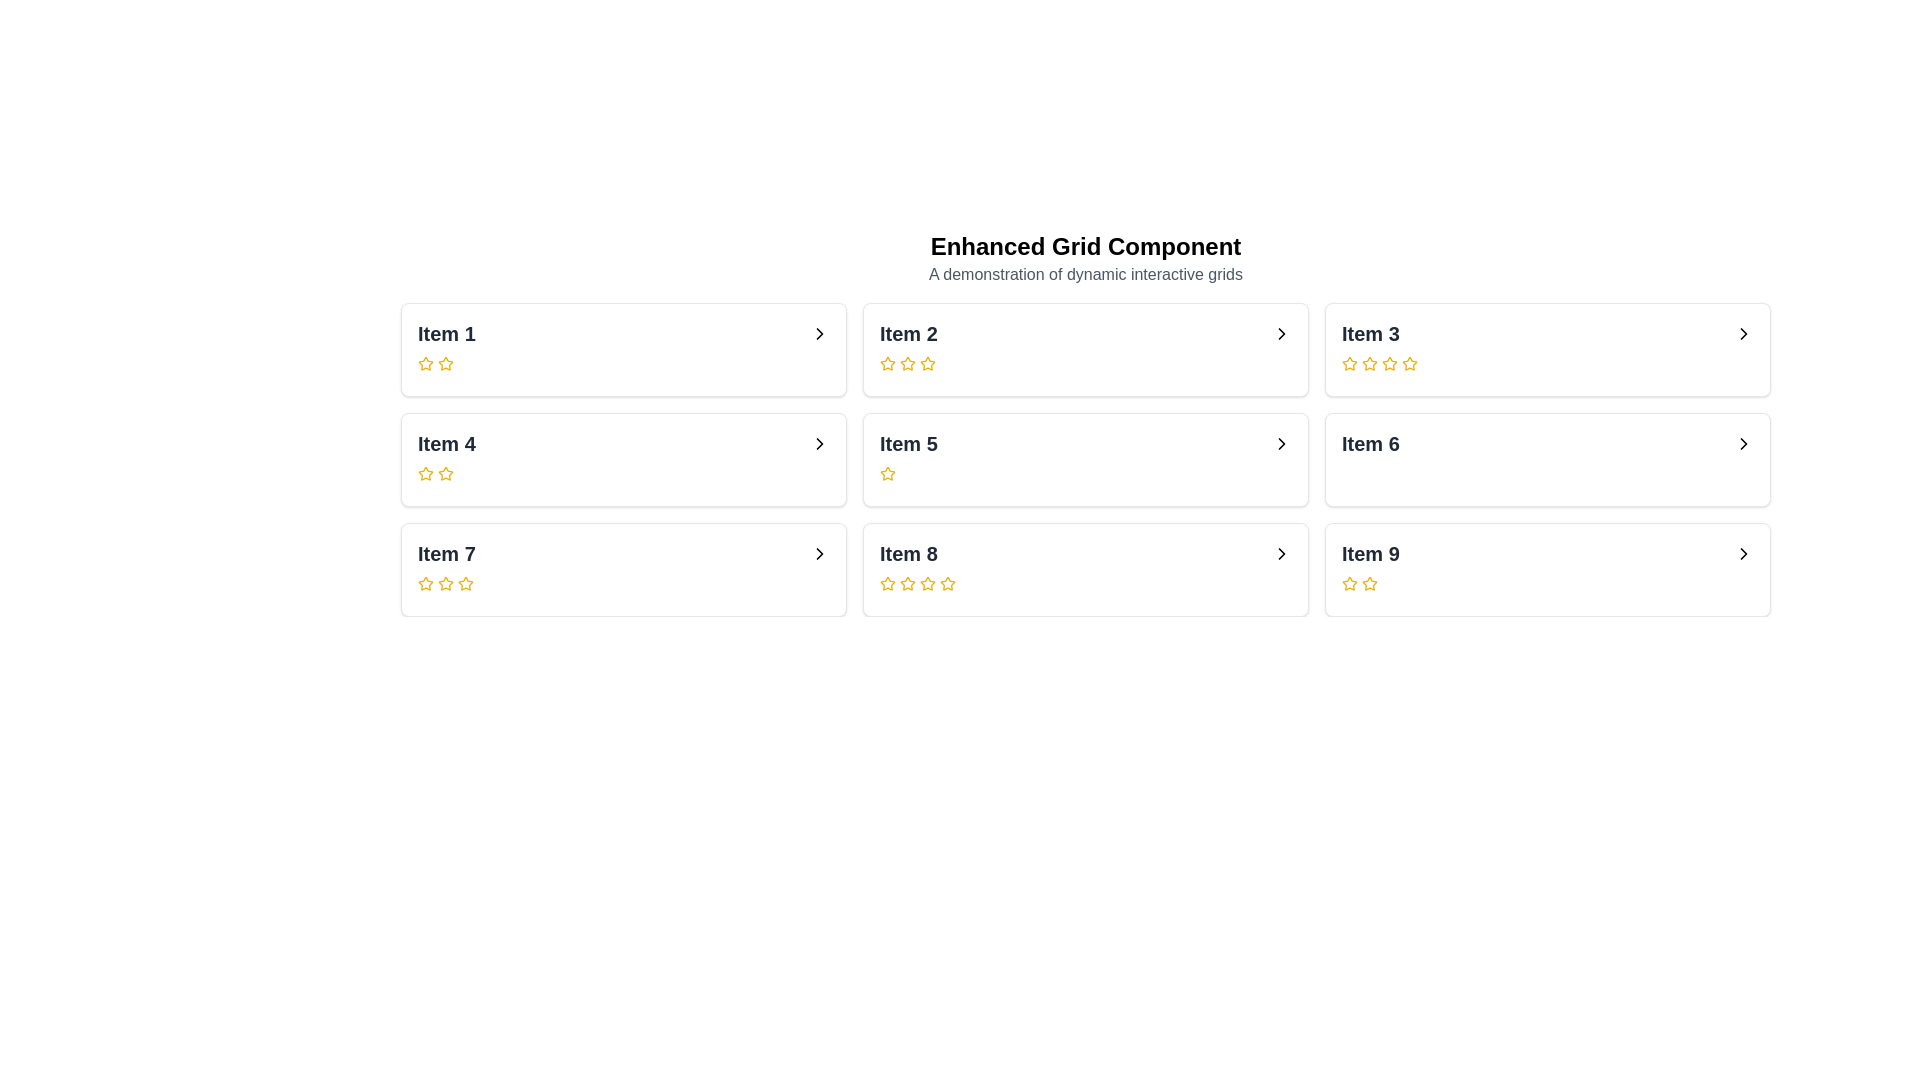 The height and width of the screenshot is (1080, 1920). Describe the element at coordinates (1084, 583) in the screenshot. I see `the Five-star rating indicator located in the card labeled 'Item 8', which consists of a row of five yellow star icons aligned horizontally` at that location.